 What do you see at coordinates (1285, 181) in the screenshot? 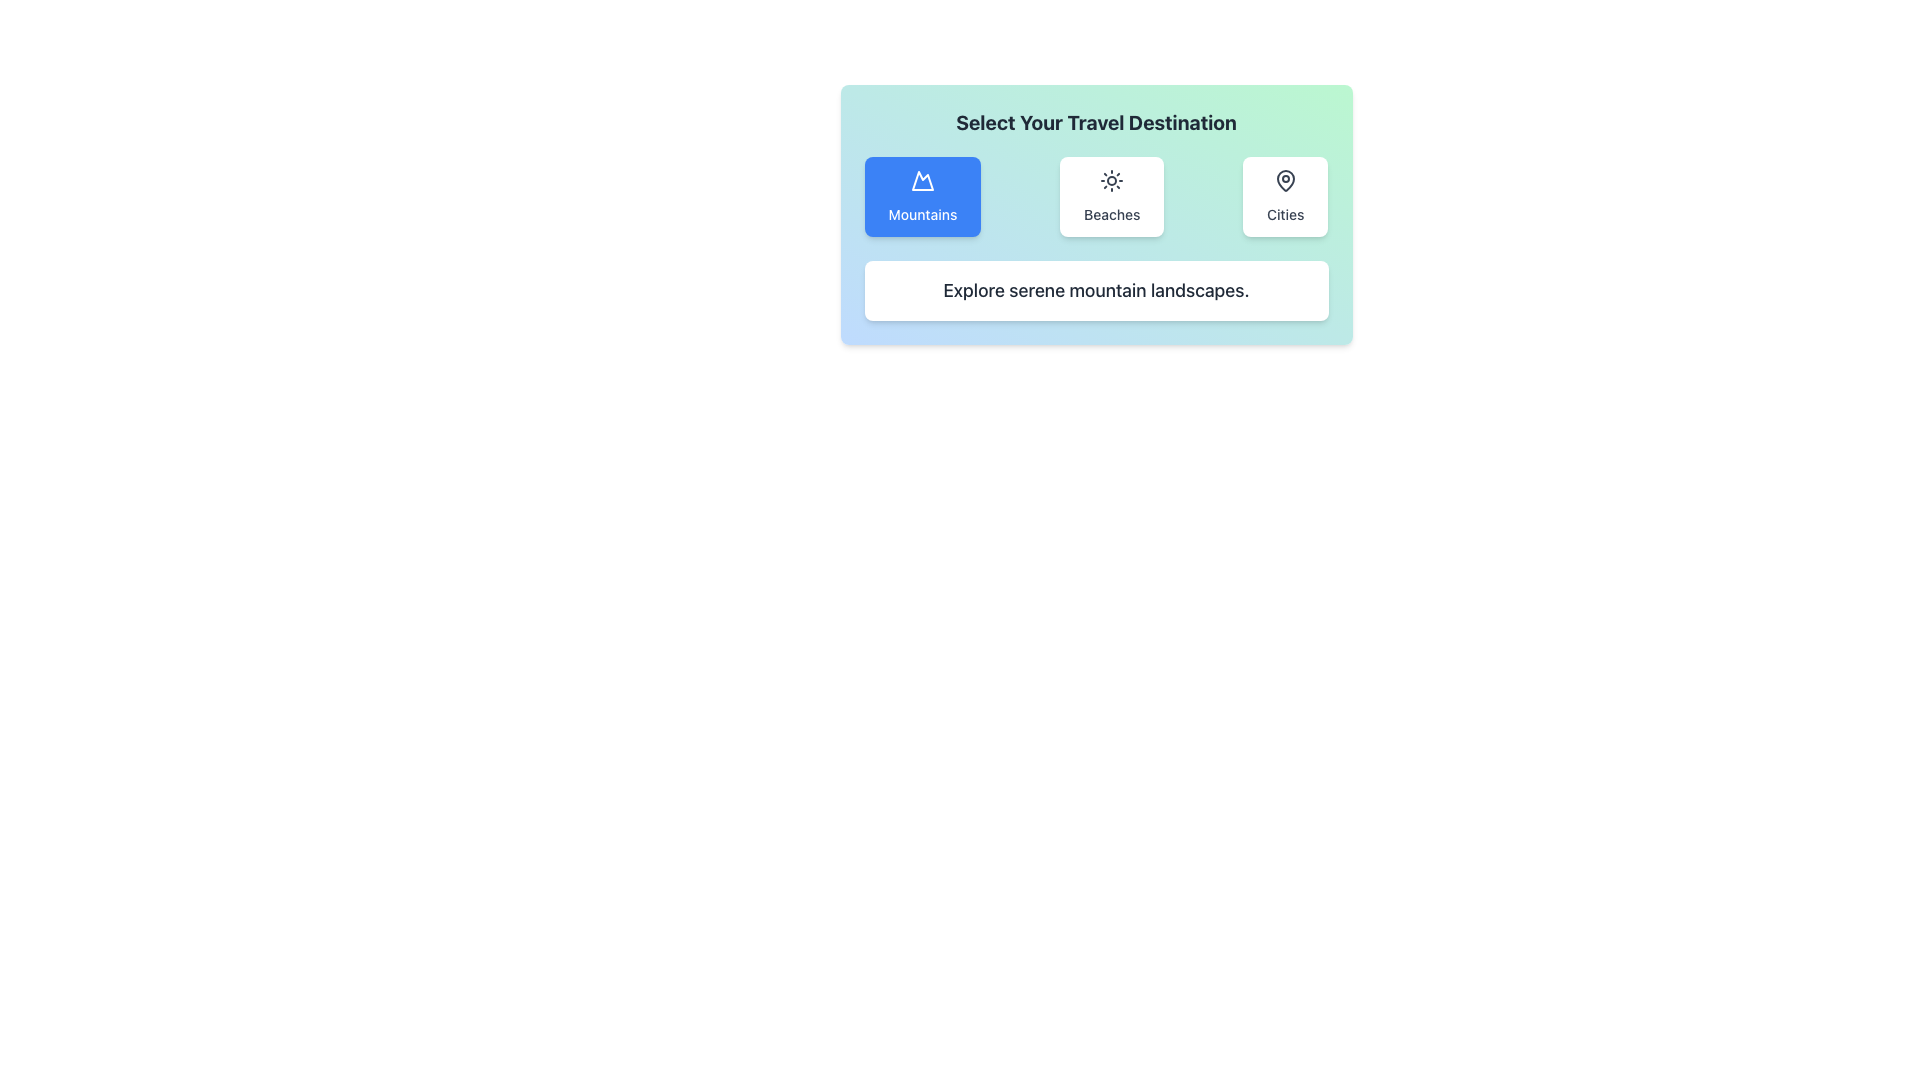
I see `the map pin icon located within the 'Cities' button` at bounding box center [1285, 181].